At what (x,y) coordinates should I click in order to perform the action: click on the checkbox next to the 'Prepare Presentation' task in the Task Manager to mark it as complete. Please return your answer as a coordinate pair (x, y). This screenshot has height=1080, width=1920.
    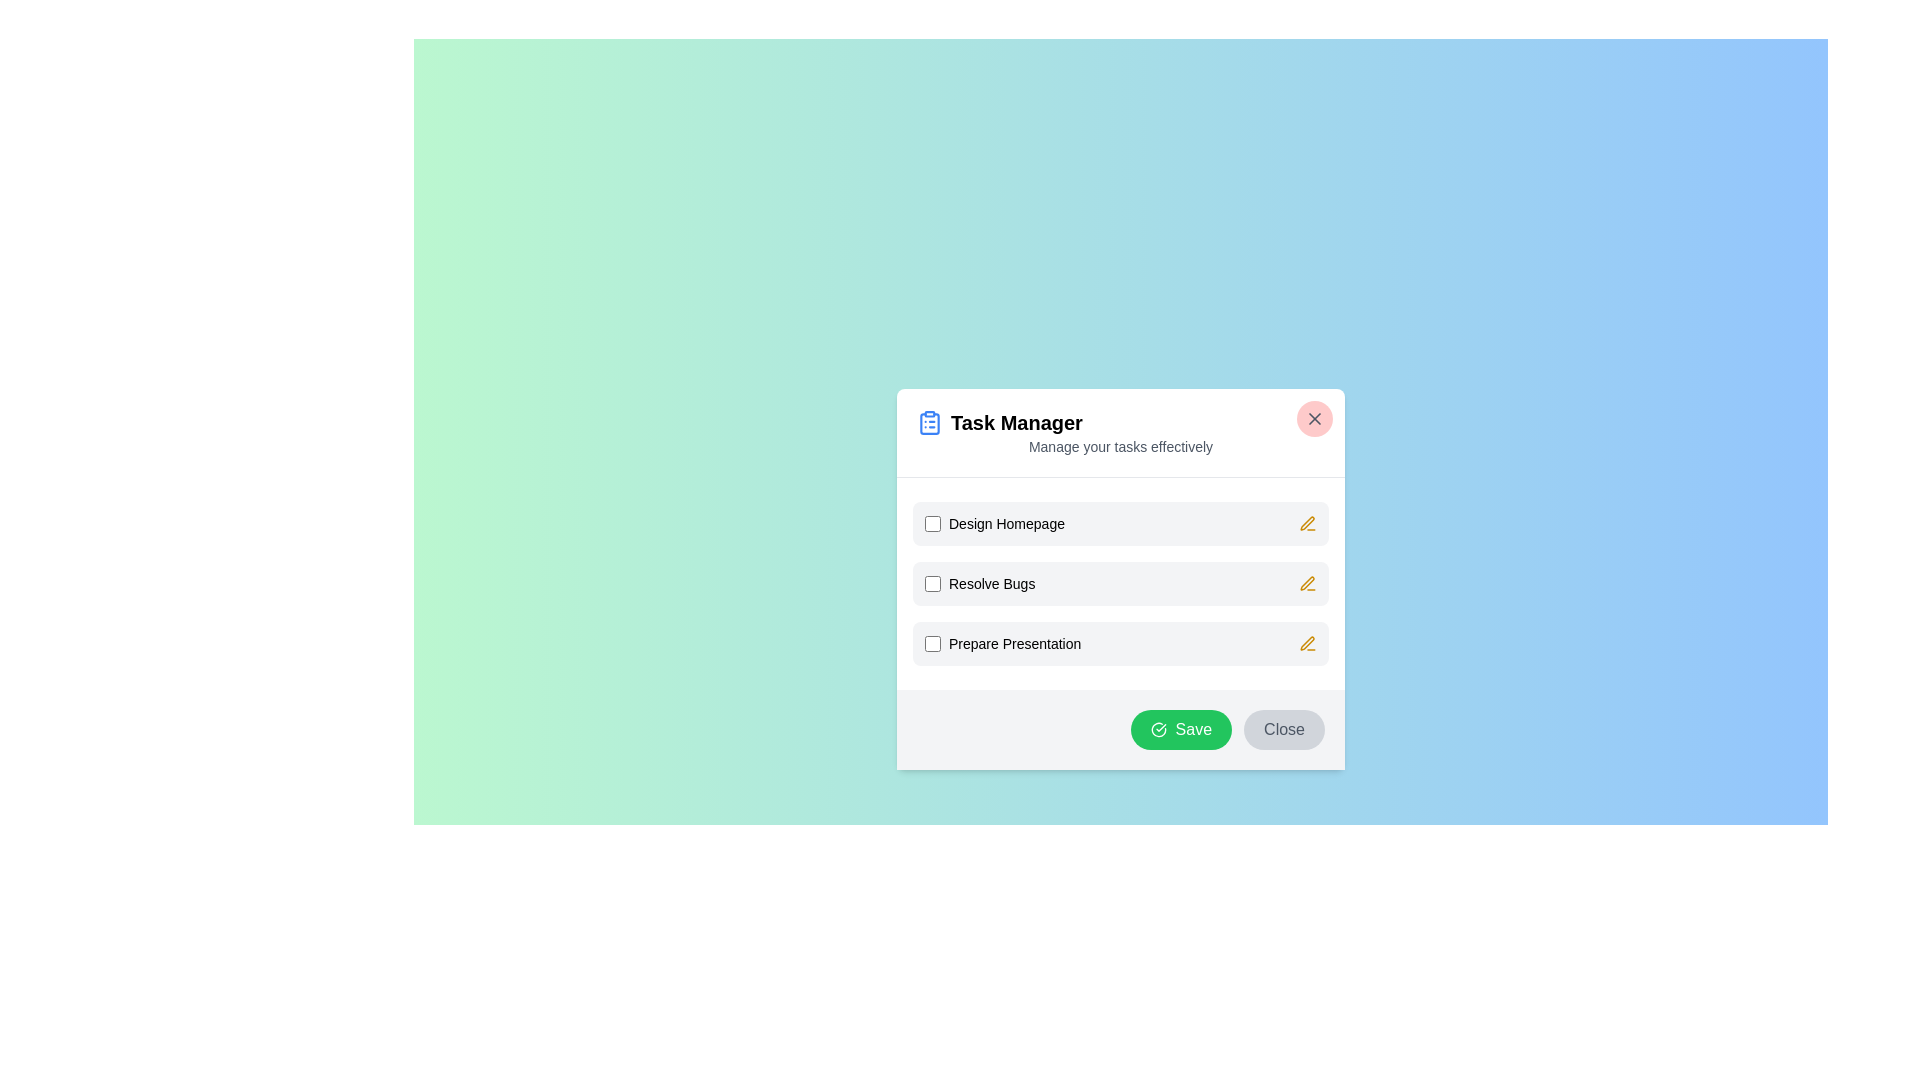
    Looking at the image, I should click on (1003, 643).